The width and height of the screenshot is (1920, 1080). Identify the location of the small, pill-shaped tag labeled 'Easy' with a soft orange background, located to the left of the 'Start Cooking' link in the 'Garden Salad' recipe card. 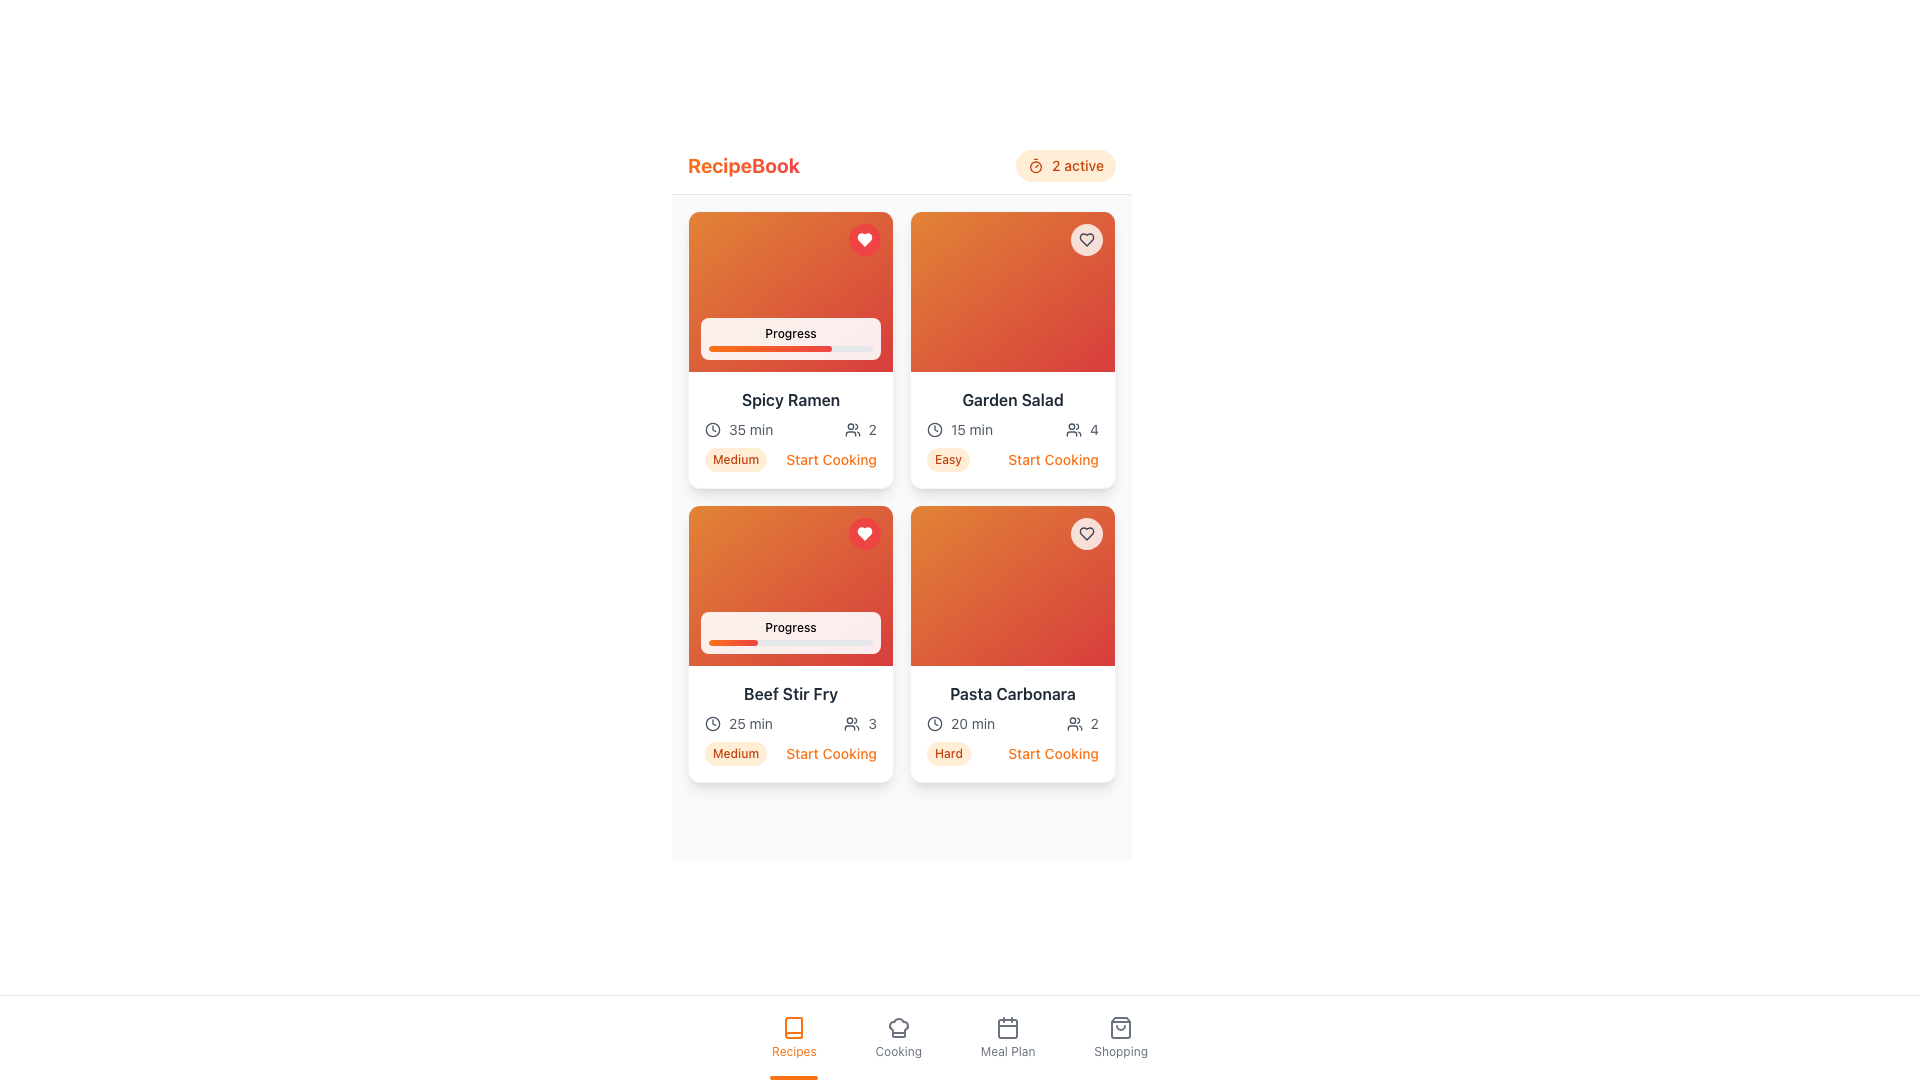
(947, 459).